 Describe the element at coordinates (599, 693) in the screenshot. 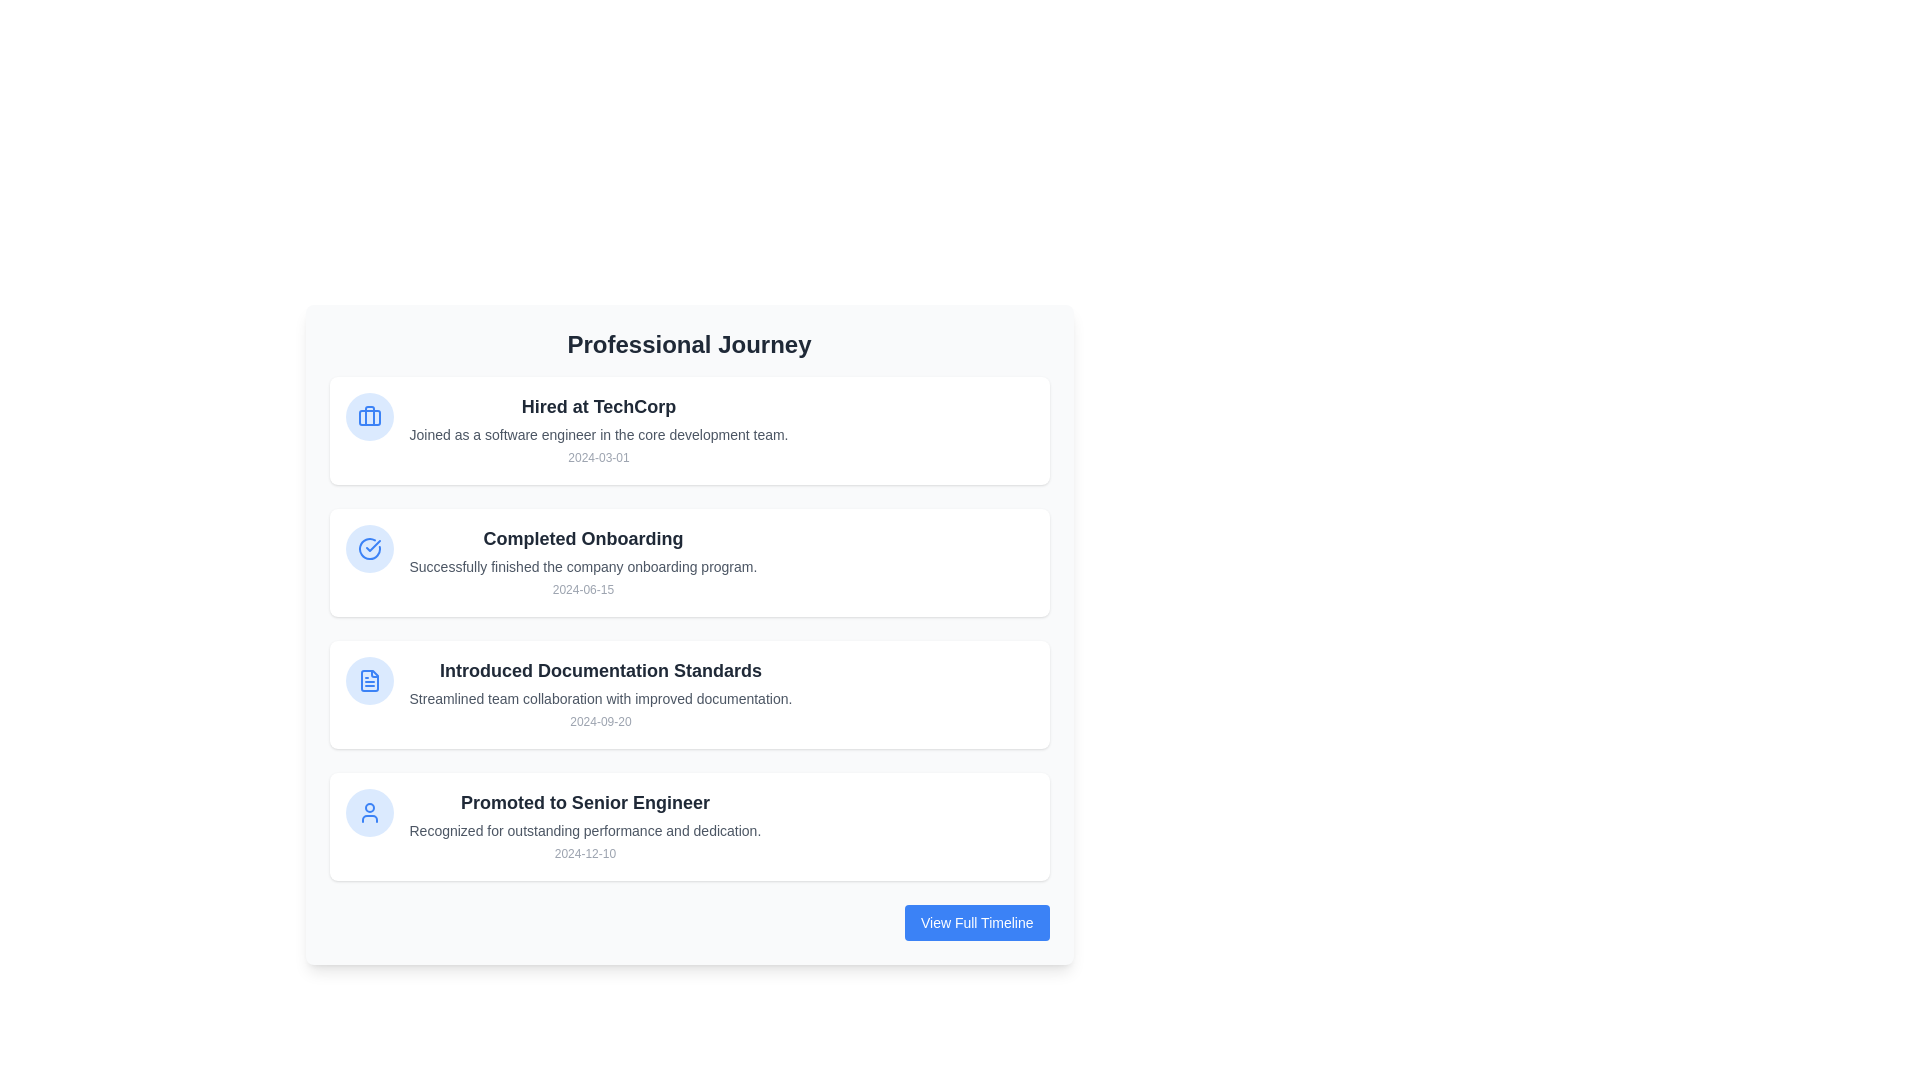

I see `the date displayed` at that location.